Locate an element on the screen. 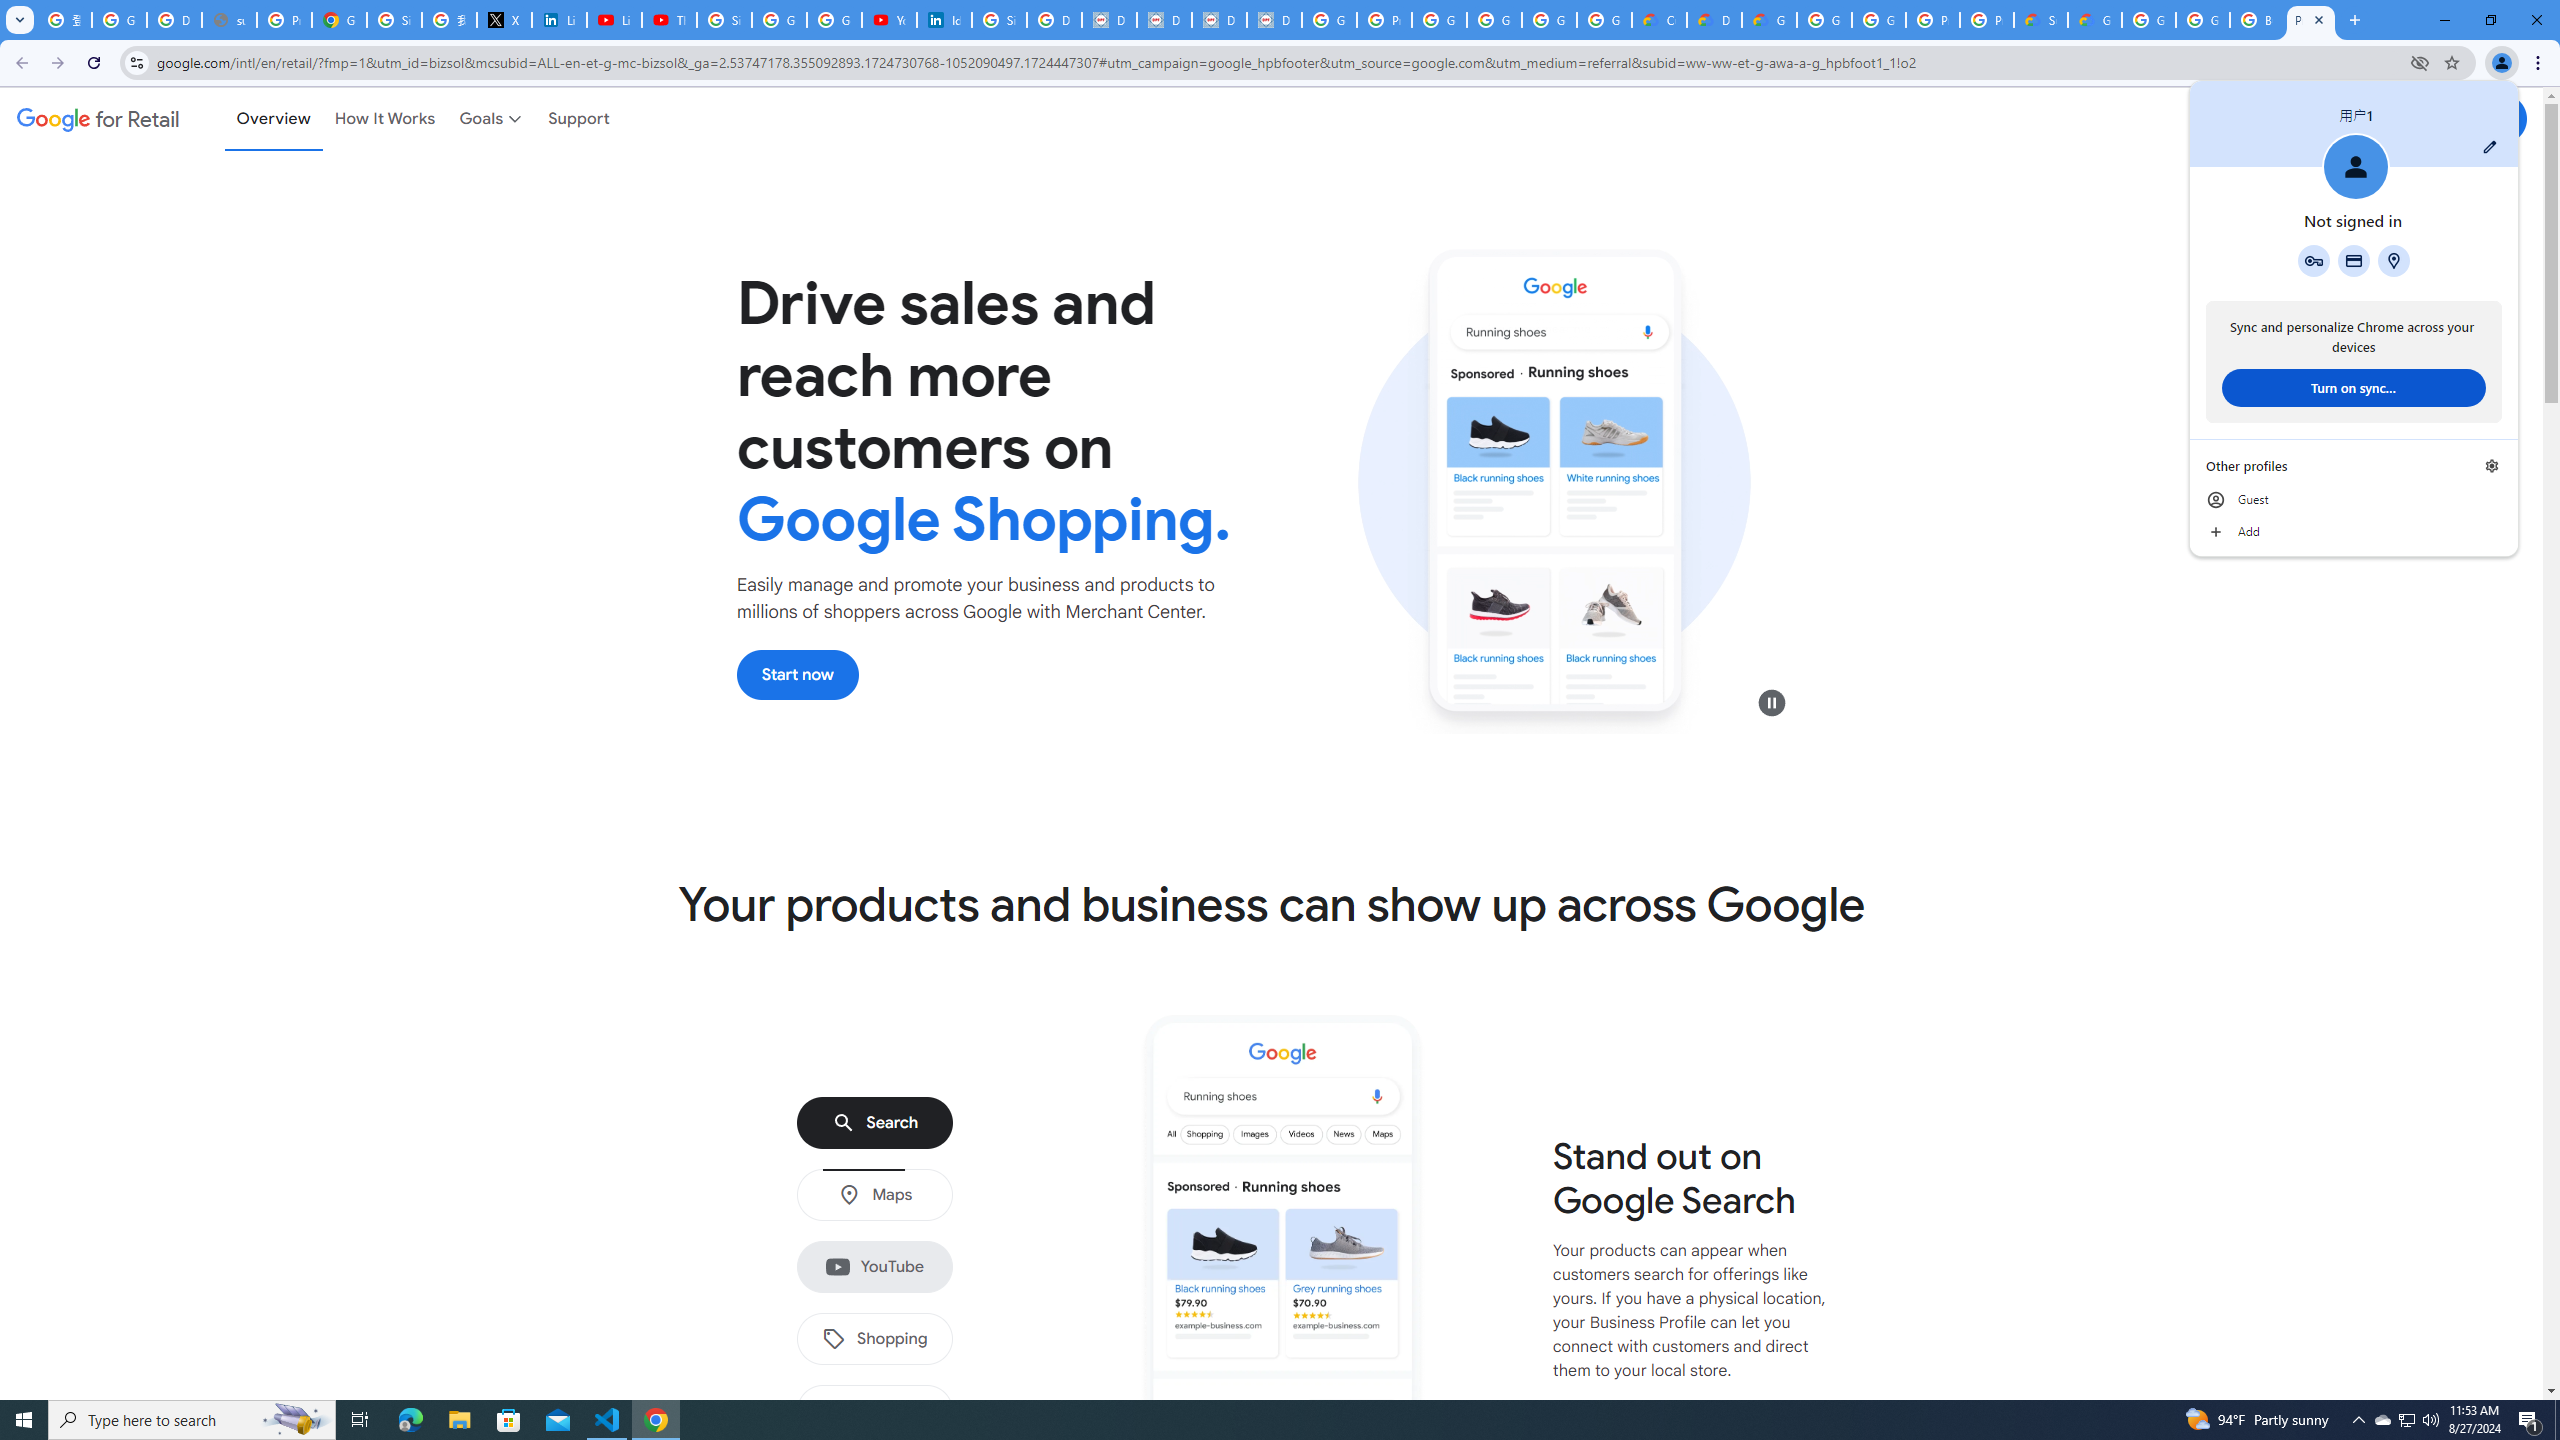  'Add' is located at coordinates (2352, 532).